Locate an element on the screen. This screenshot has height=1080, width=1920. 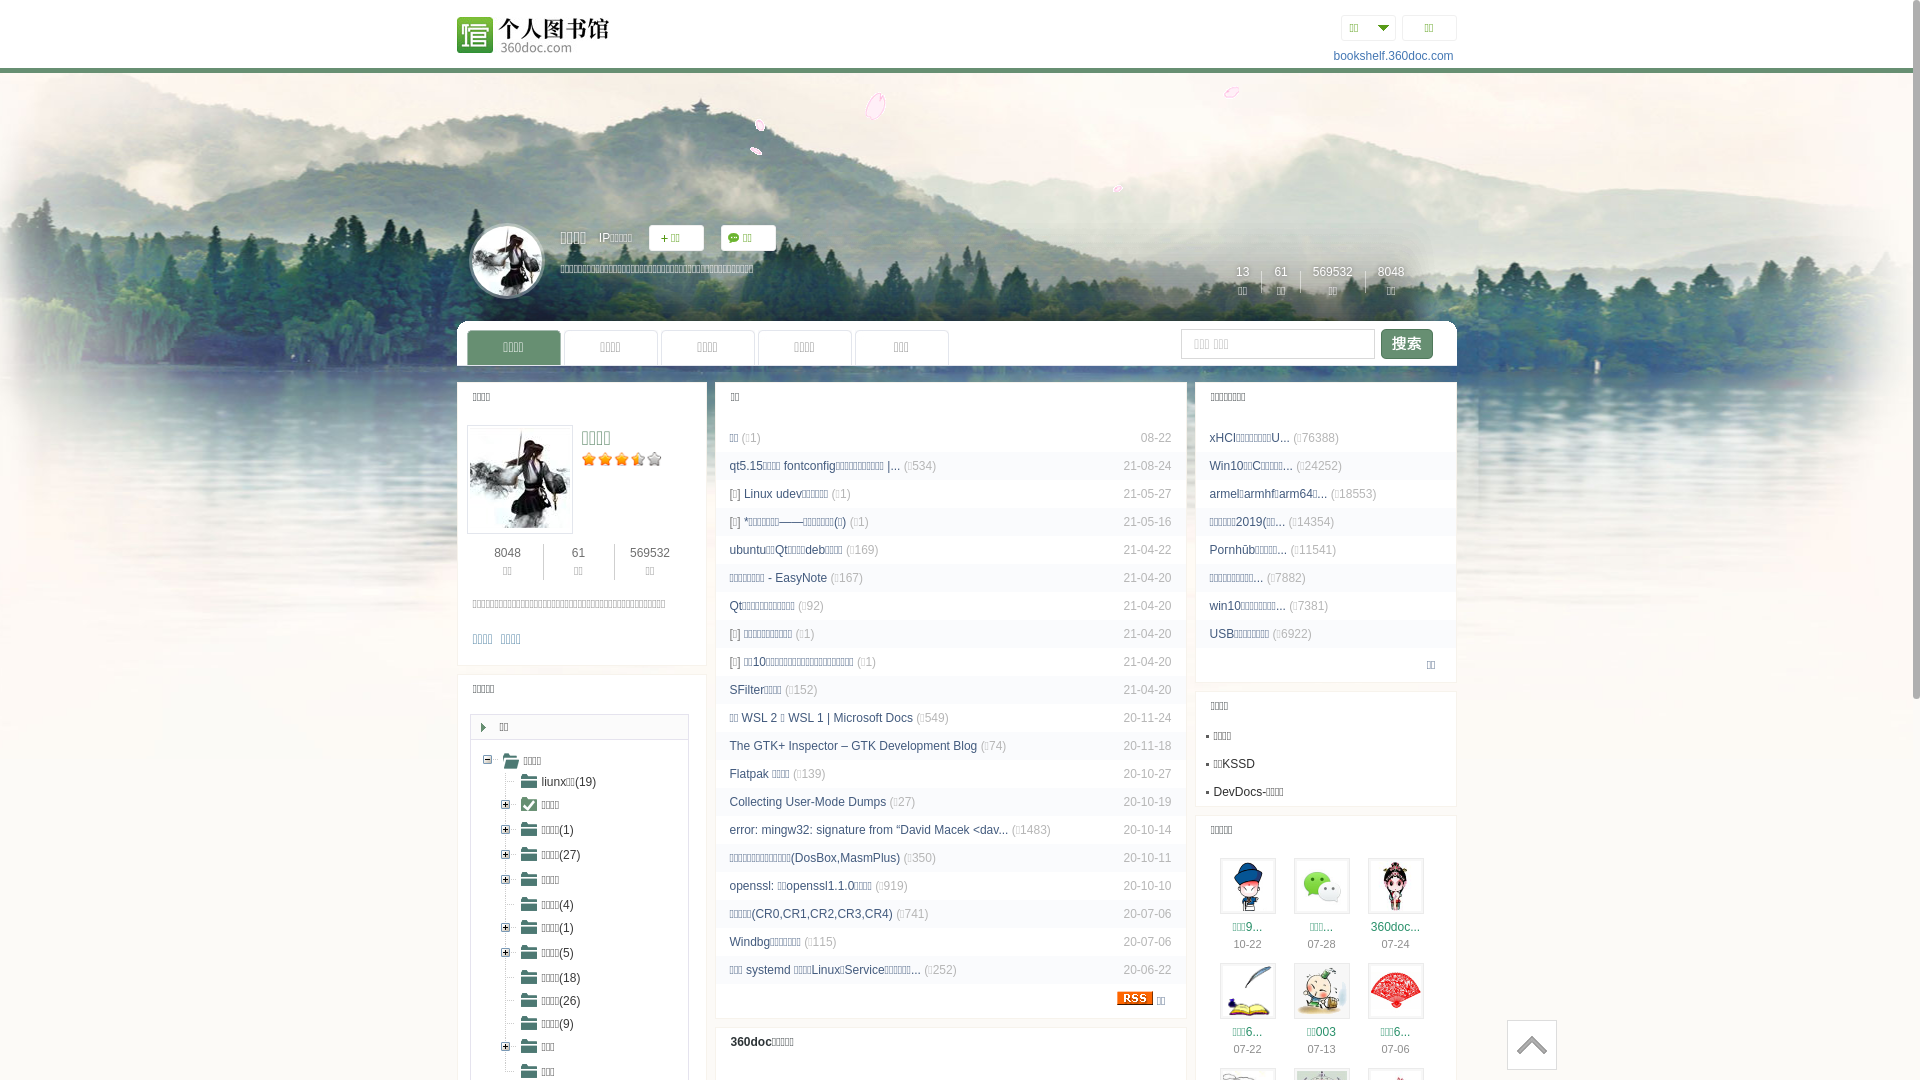
'Collecting User-Mode Dumps' is located at coordinates (808, 801).